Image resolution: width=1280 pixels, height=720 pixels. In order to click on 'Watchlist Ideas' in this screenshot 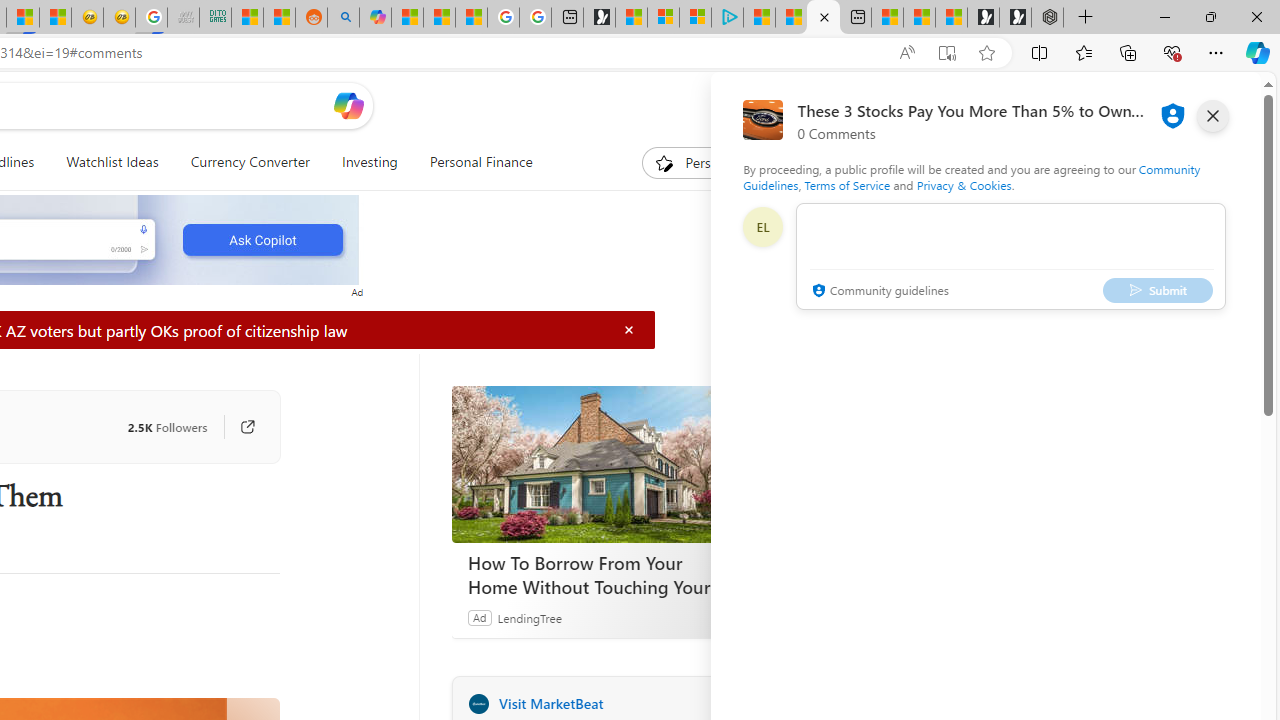, I will do `click(111, 162)`.